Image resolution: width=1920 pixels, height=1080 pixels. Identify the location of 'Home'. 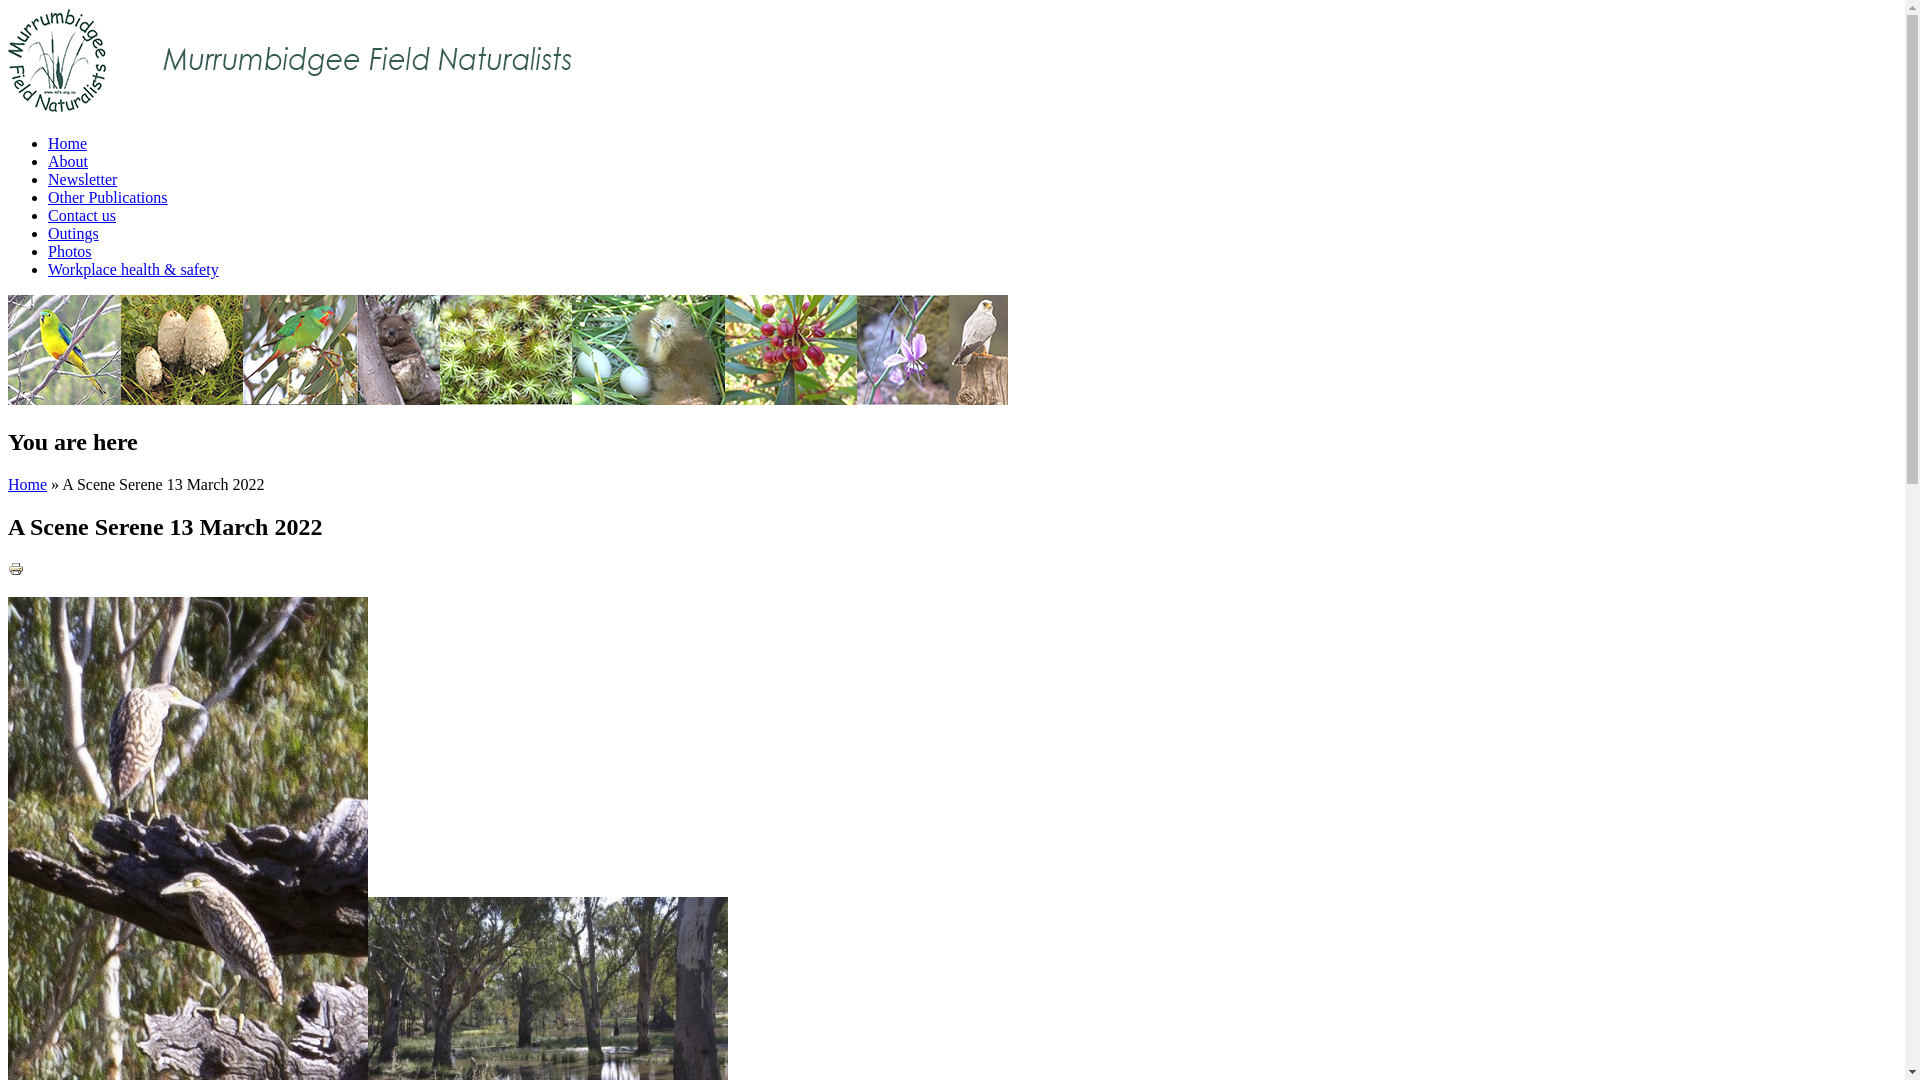
(291, 109).